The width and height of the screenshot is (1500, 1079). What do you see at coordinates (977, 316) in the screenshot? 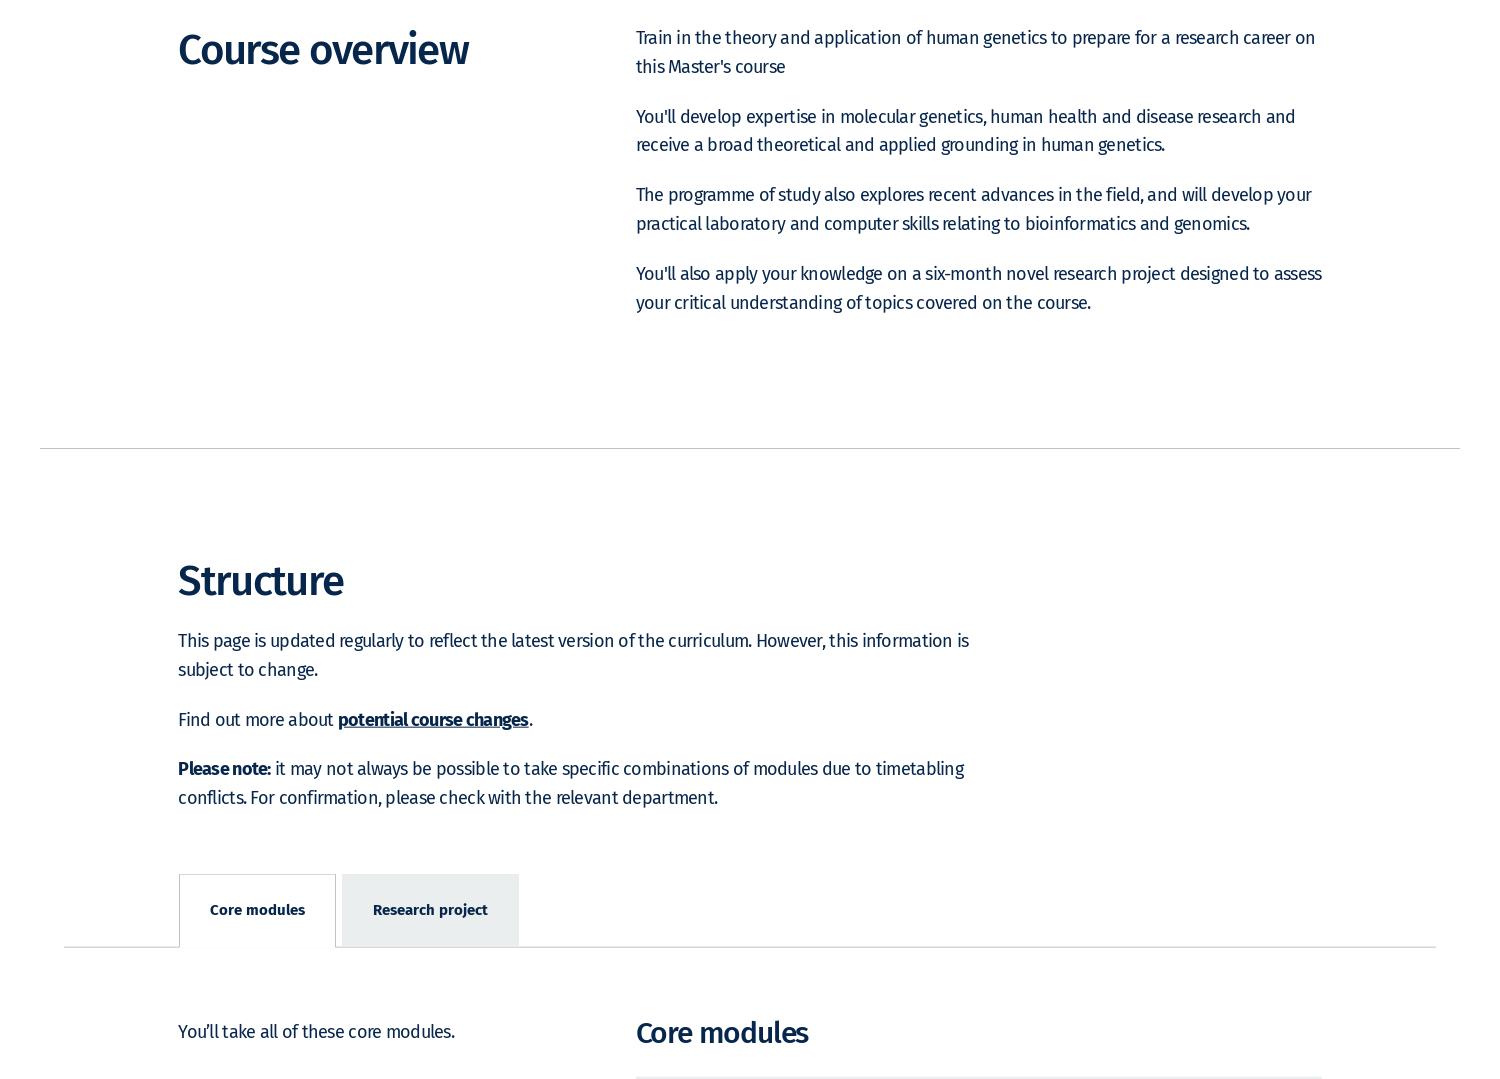
I see `'You'll also apply your knowledge on a six-month novel research project designed to assess your critical understanding of topics covered on the course.'` at bounding box center [977, 316].